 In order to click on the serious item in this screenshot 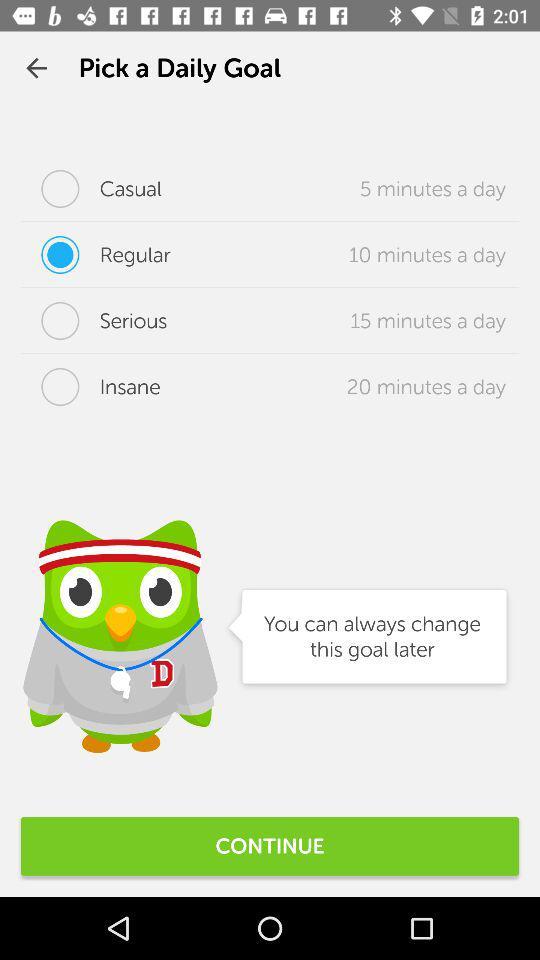, I will do `click(93, 321)`.